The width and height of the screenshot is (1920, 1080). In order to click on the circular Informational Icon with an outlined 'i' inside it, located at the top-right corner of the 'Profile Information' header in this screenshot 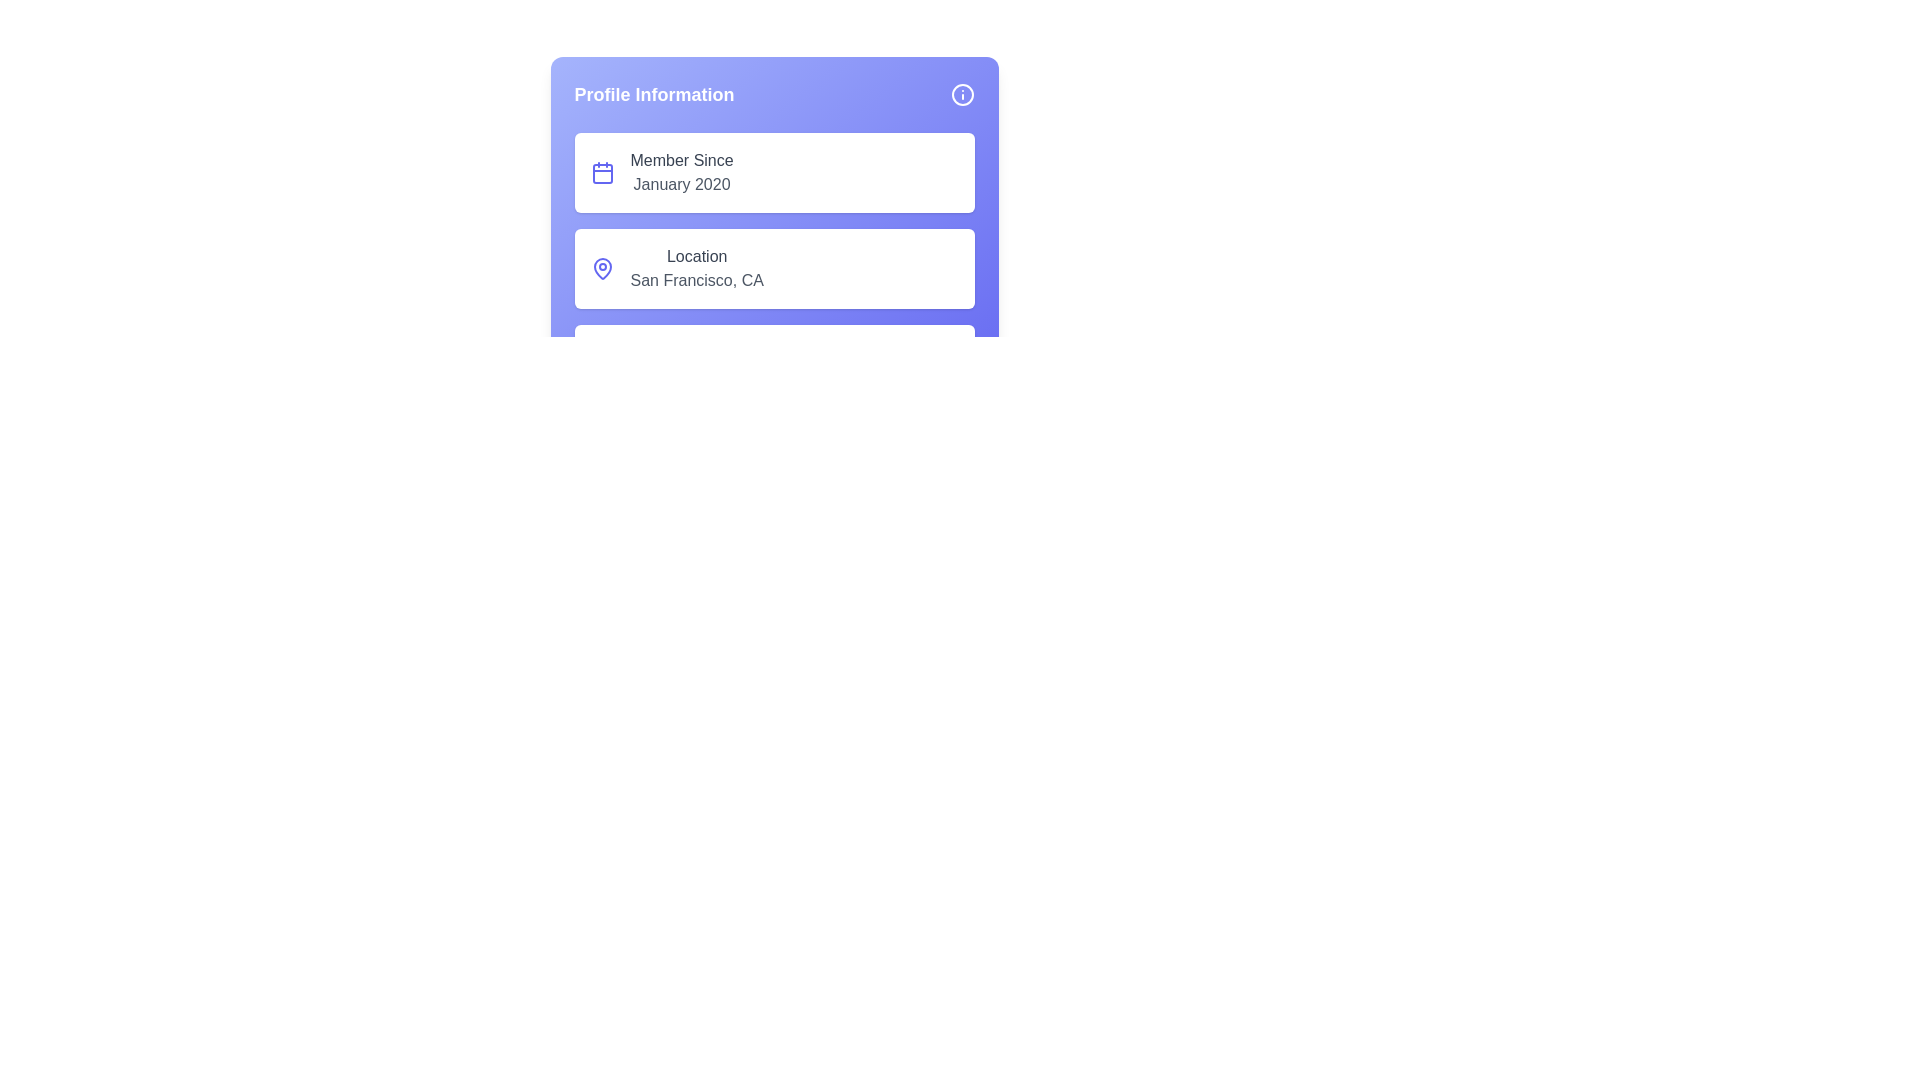, I will do `click(962, 95)`.